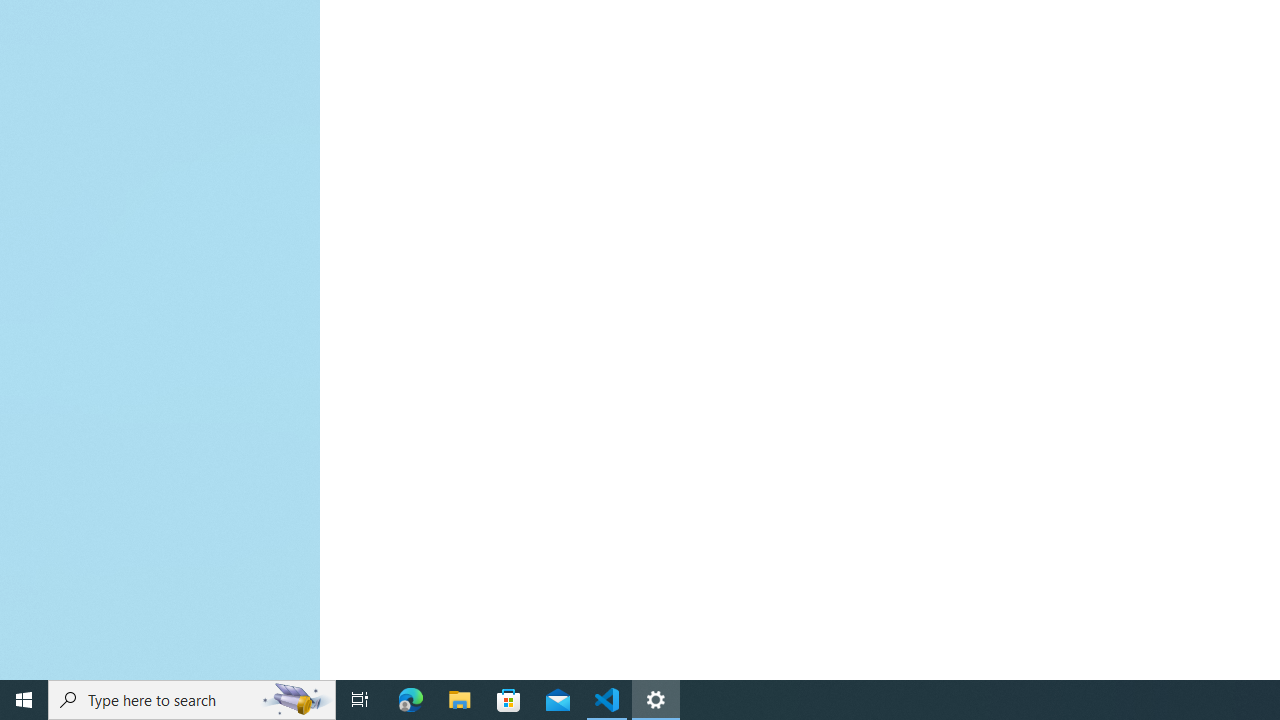 The image size is (1280, 720). I want to click on 'Microsoft Edge', so click(410, 698).